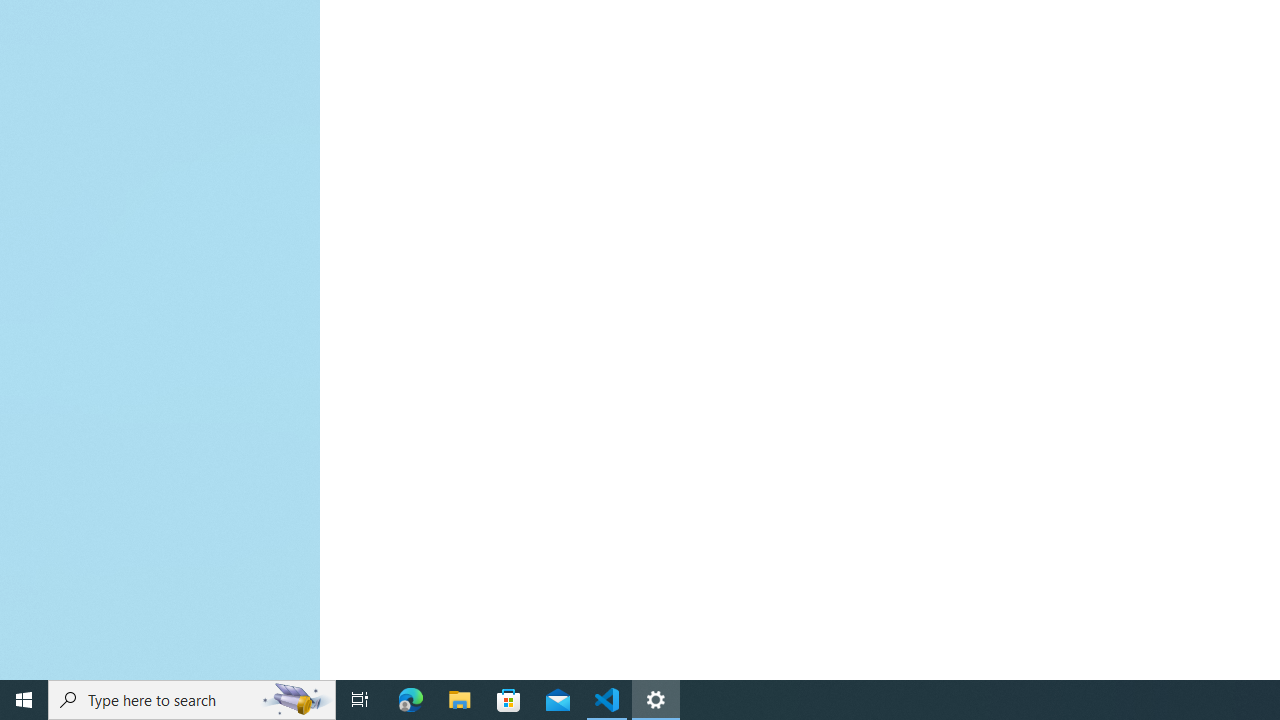 The image size is (1280, 720). I want to click on 'Microsoft Edge', so click(410, 698).